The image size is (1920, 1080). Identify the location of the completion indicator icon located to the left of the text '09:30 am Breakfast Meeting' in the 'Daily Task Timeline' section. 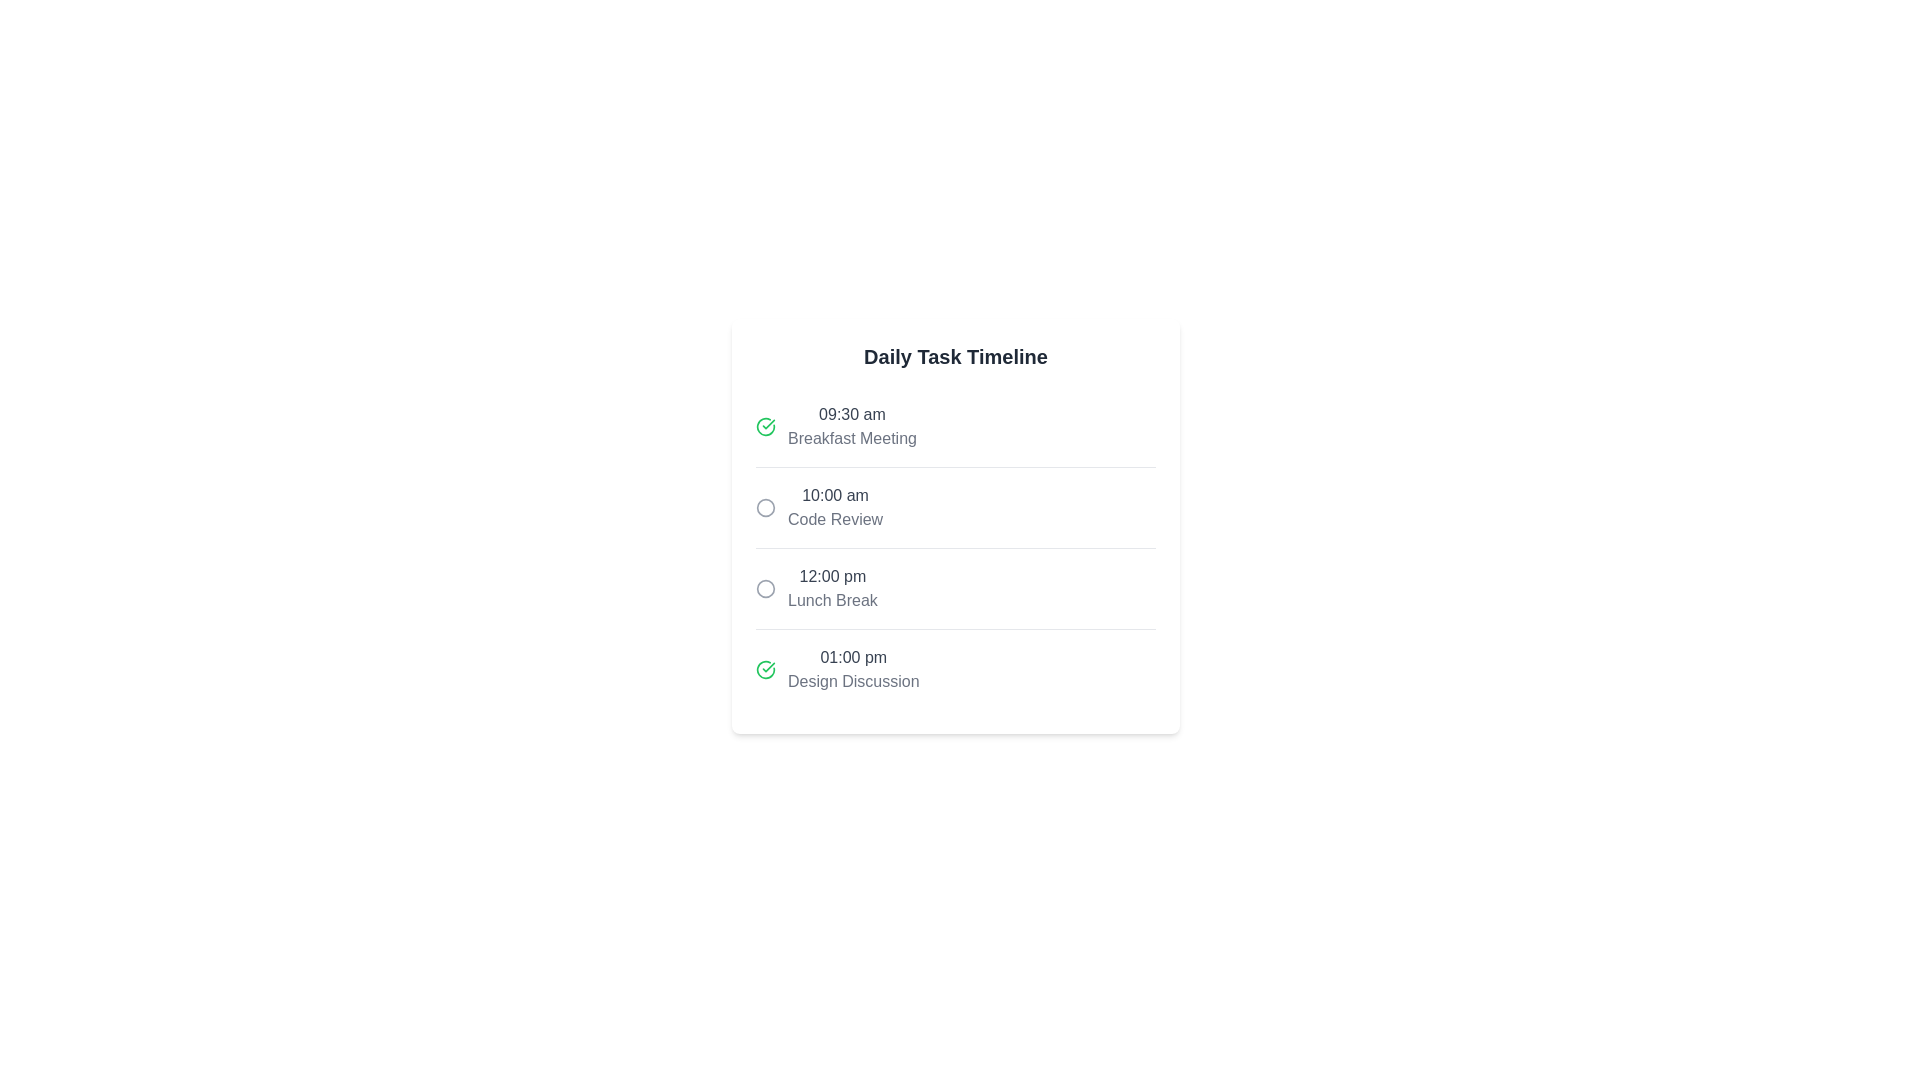
(765, 426).